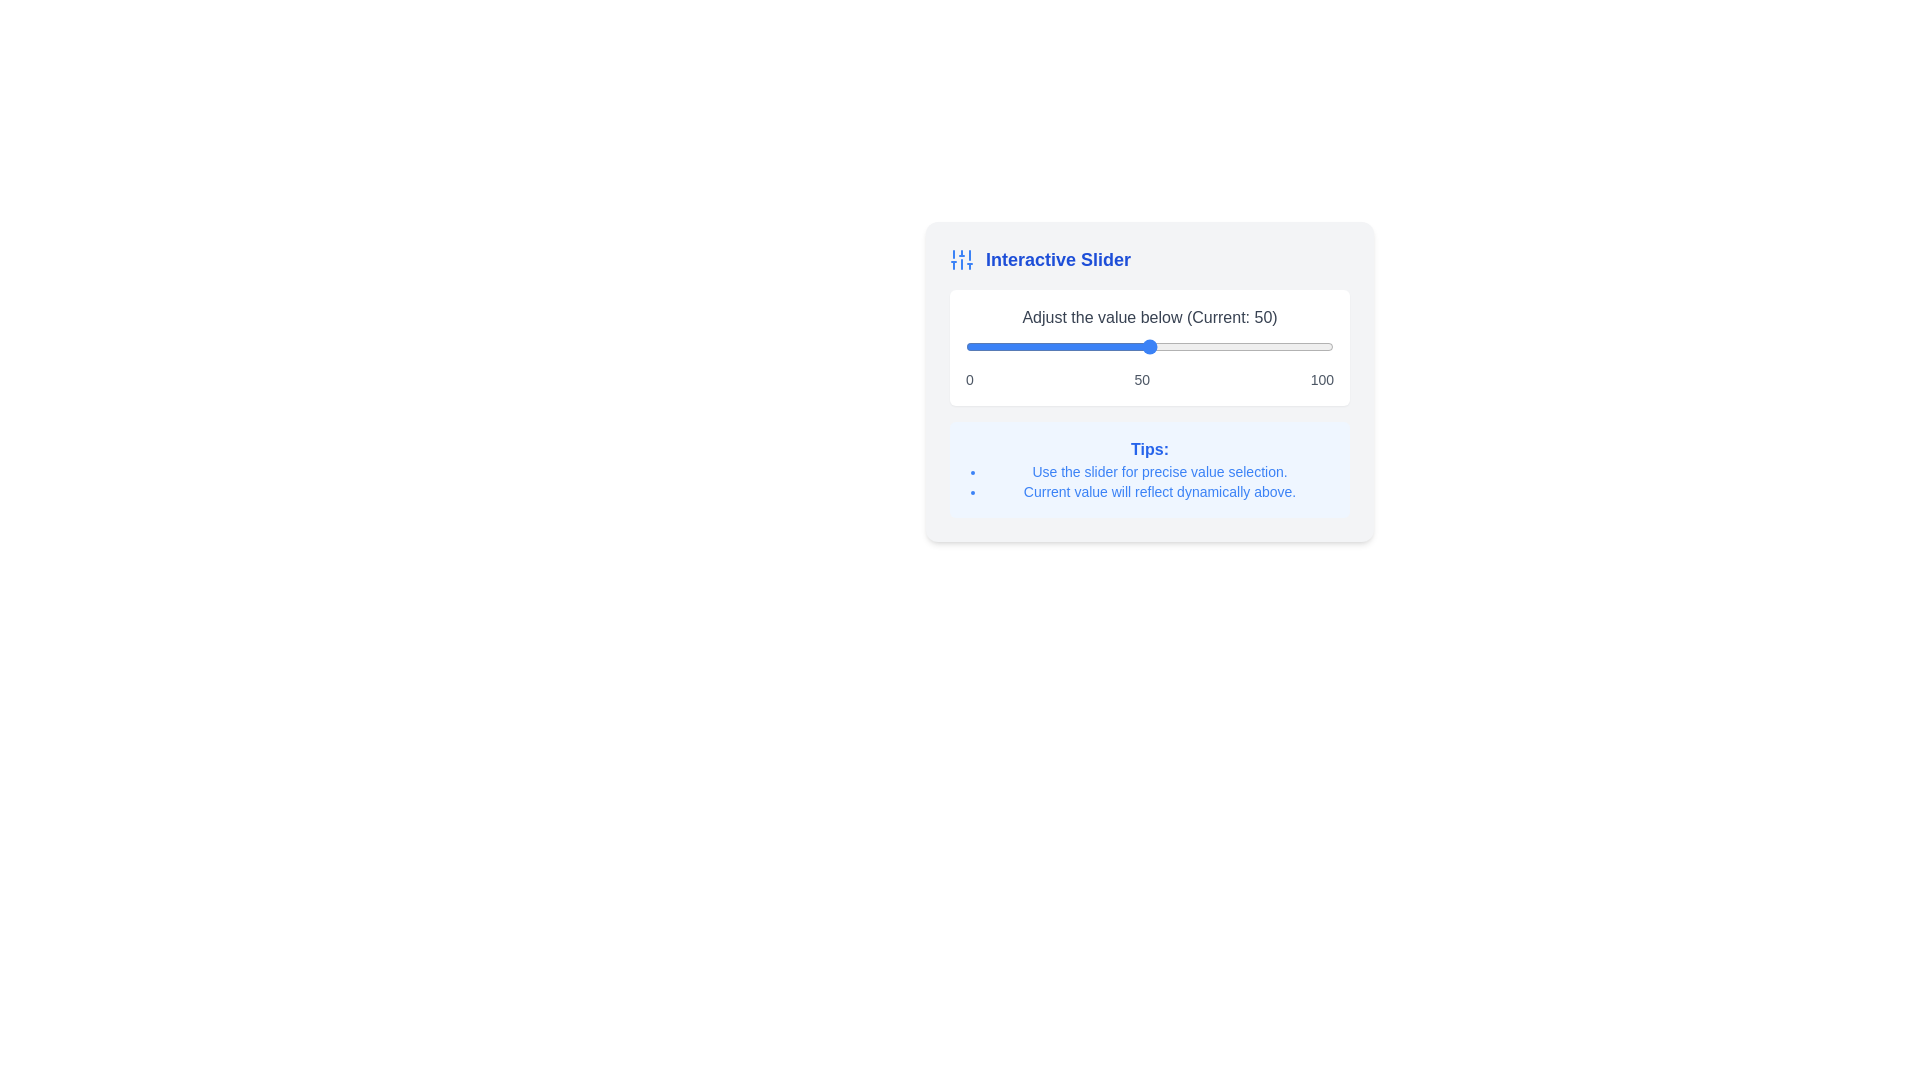 This screenshot has height=1080, width=1920. I want to click on the slider value, so click(1183, 346).